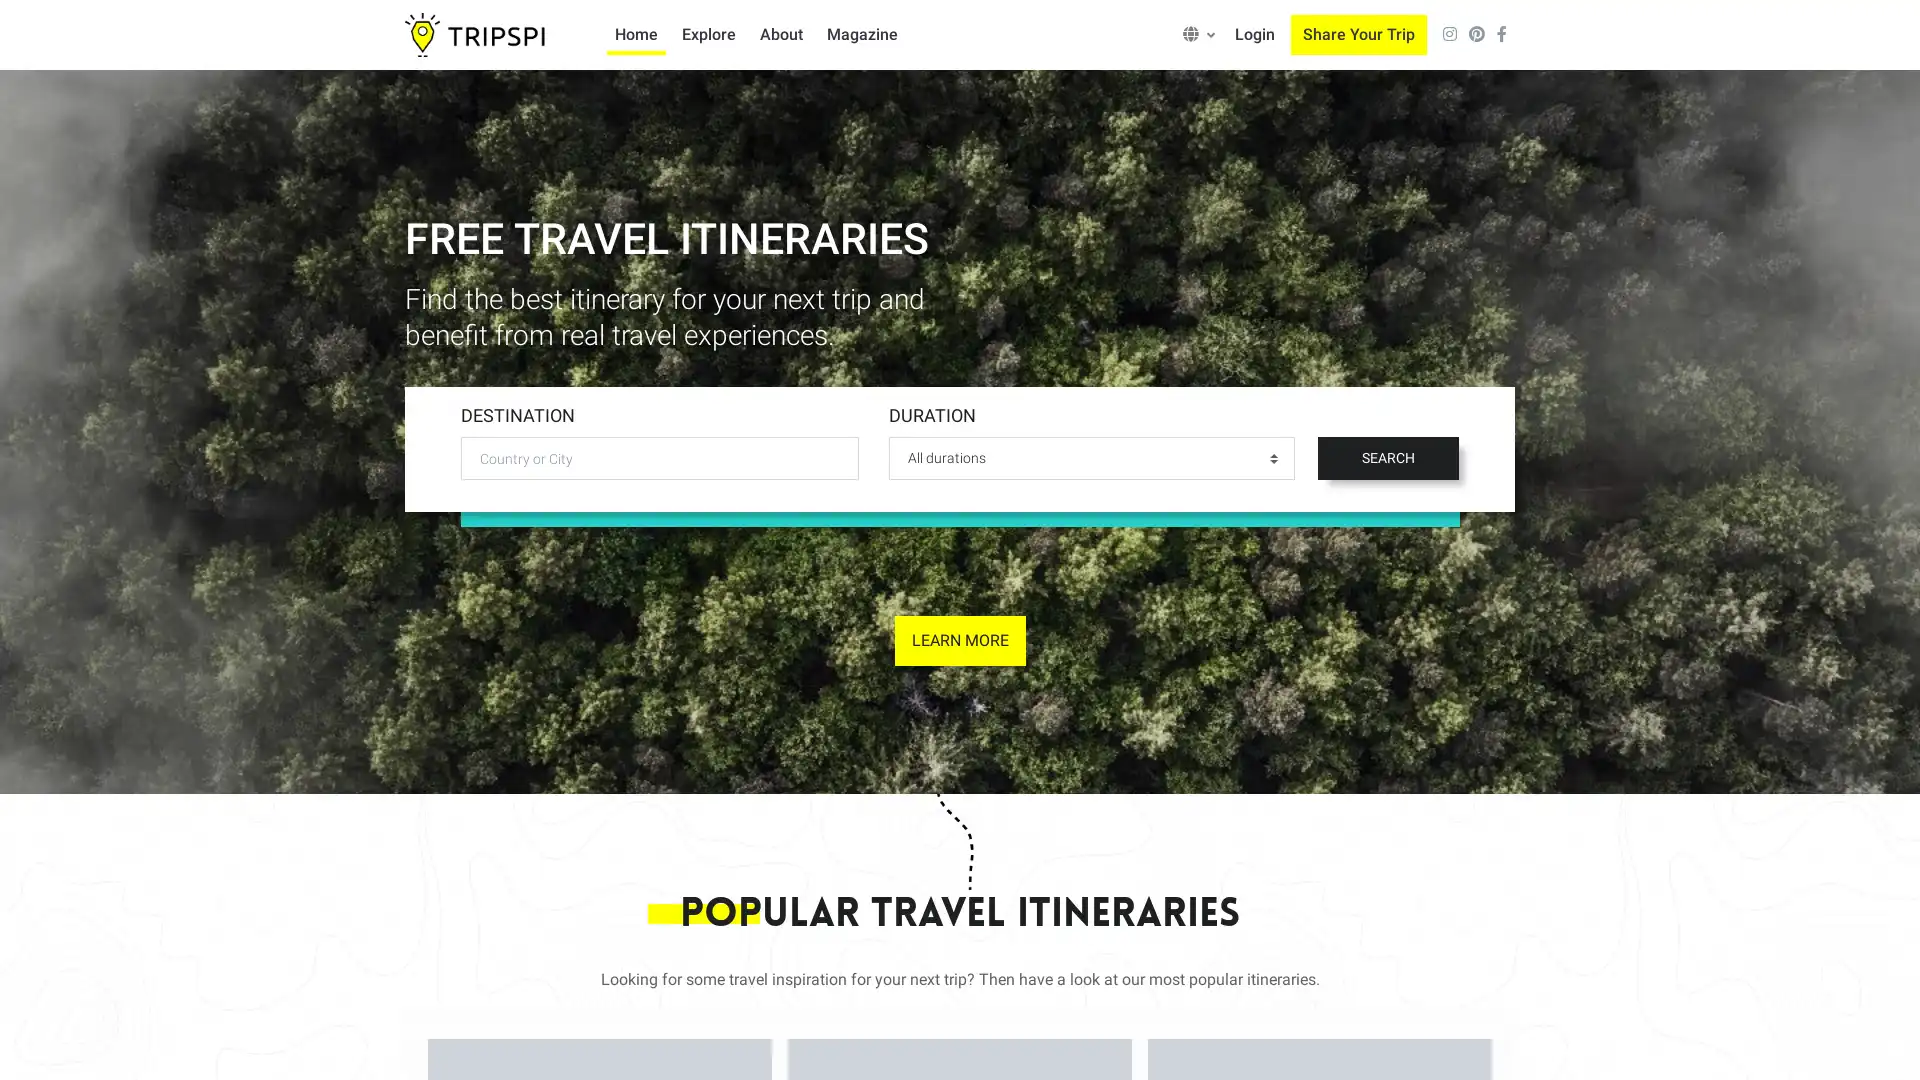 This screenshot has height=1080, width=1920. What do you see at coordinates (1386, 458) in the screenshot?
I see `SEARCH` at bounding box center [1386, 458].